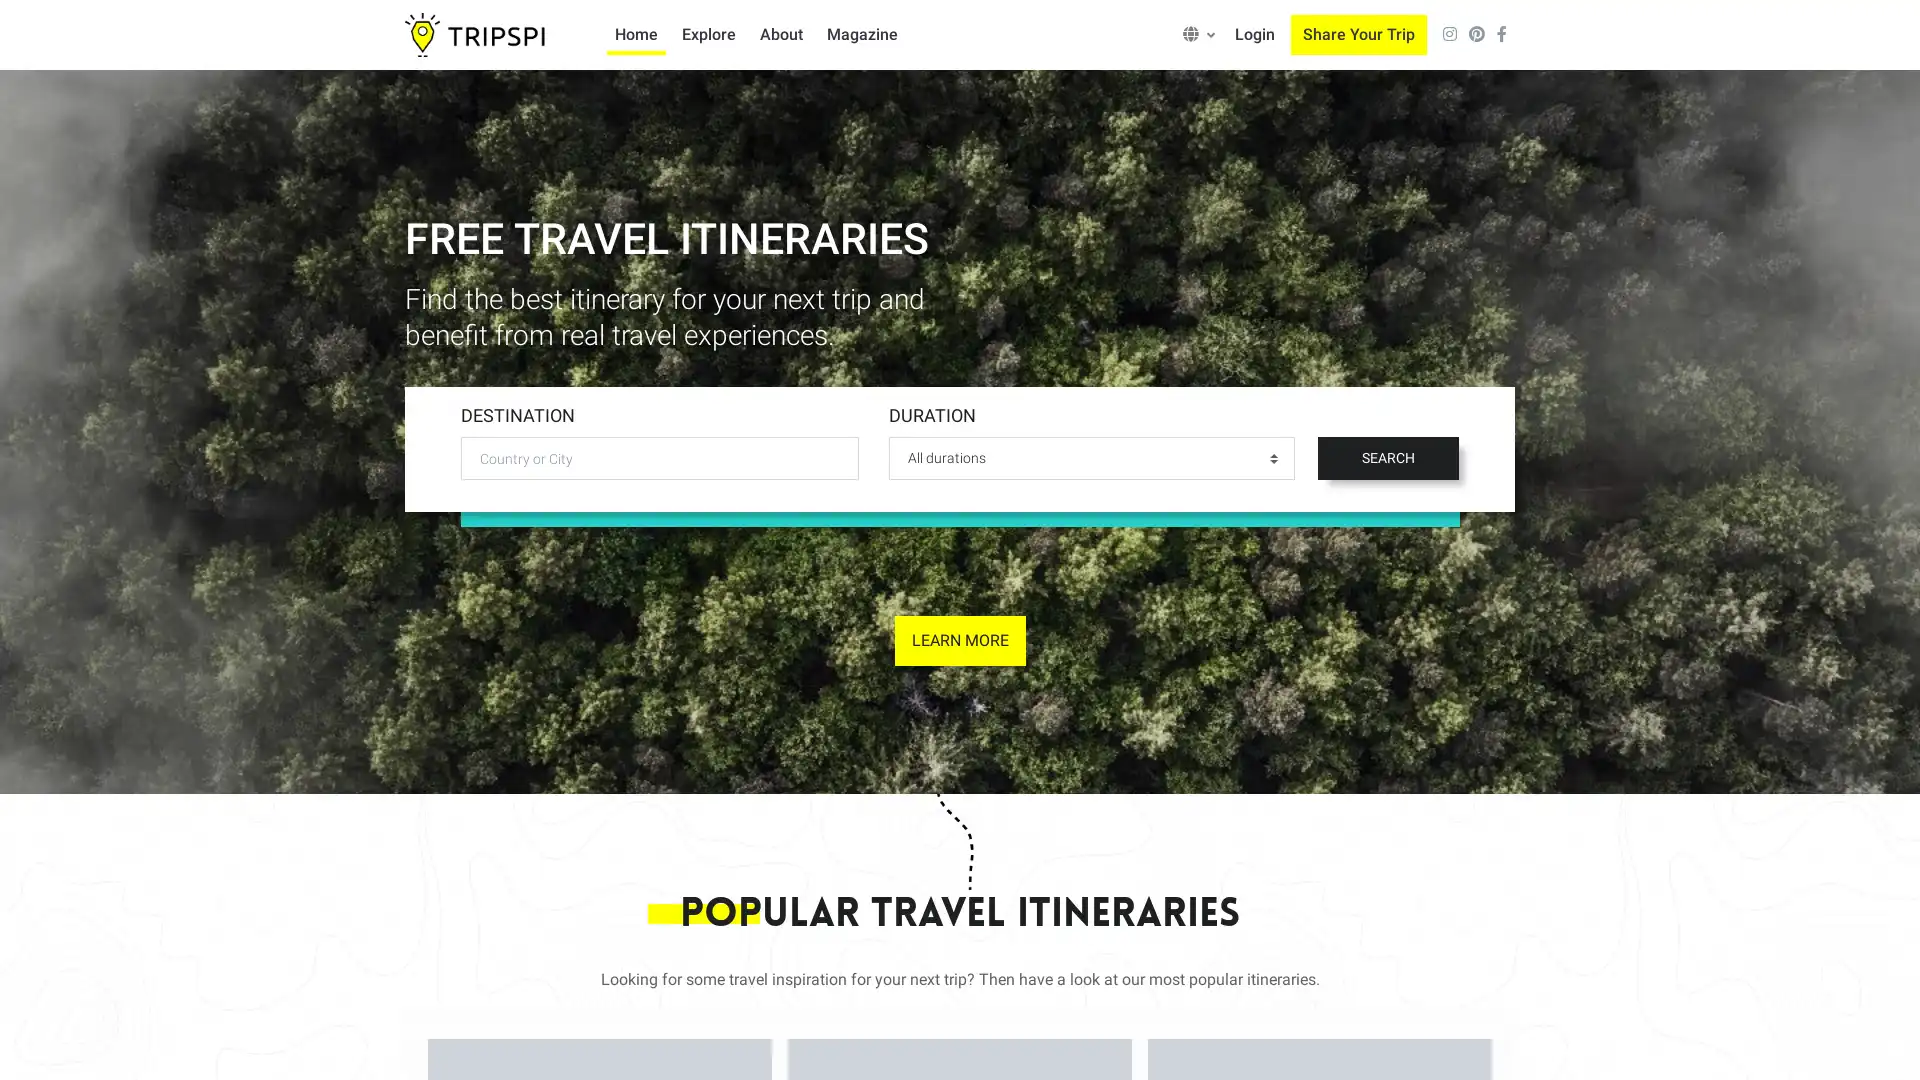 This screenshot has height=1080, width=1920. What do you see at coordinates (1386, 458) in the screenshot?
I see `SEARCH` at bounding box center [1386, 458].